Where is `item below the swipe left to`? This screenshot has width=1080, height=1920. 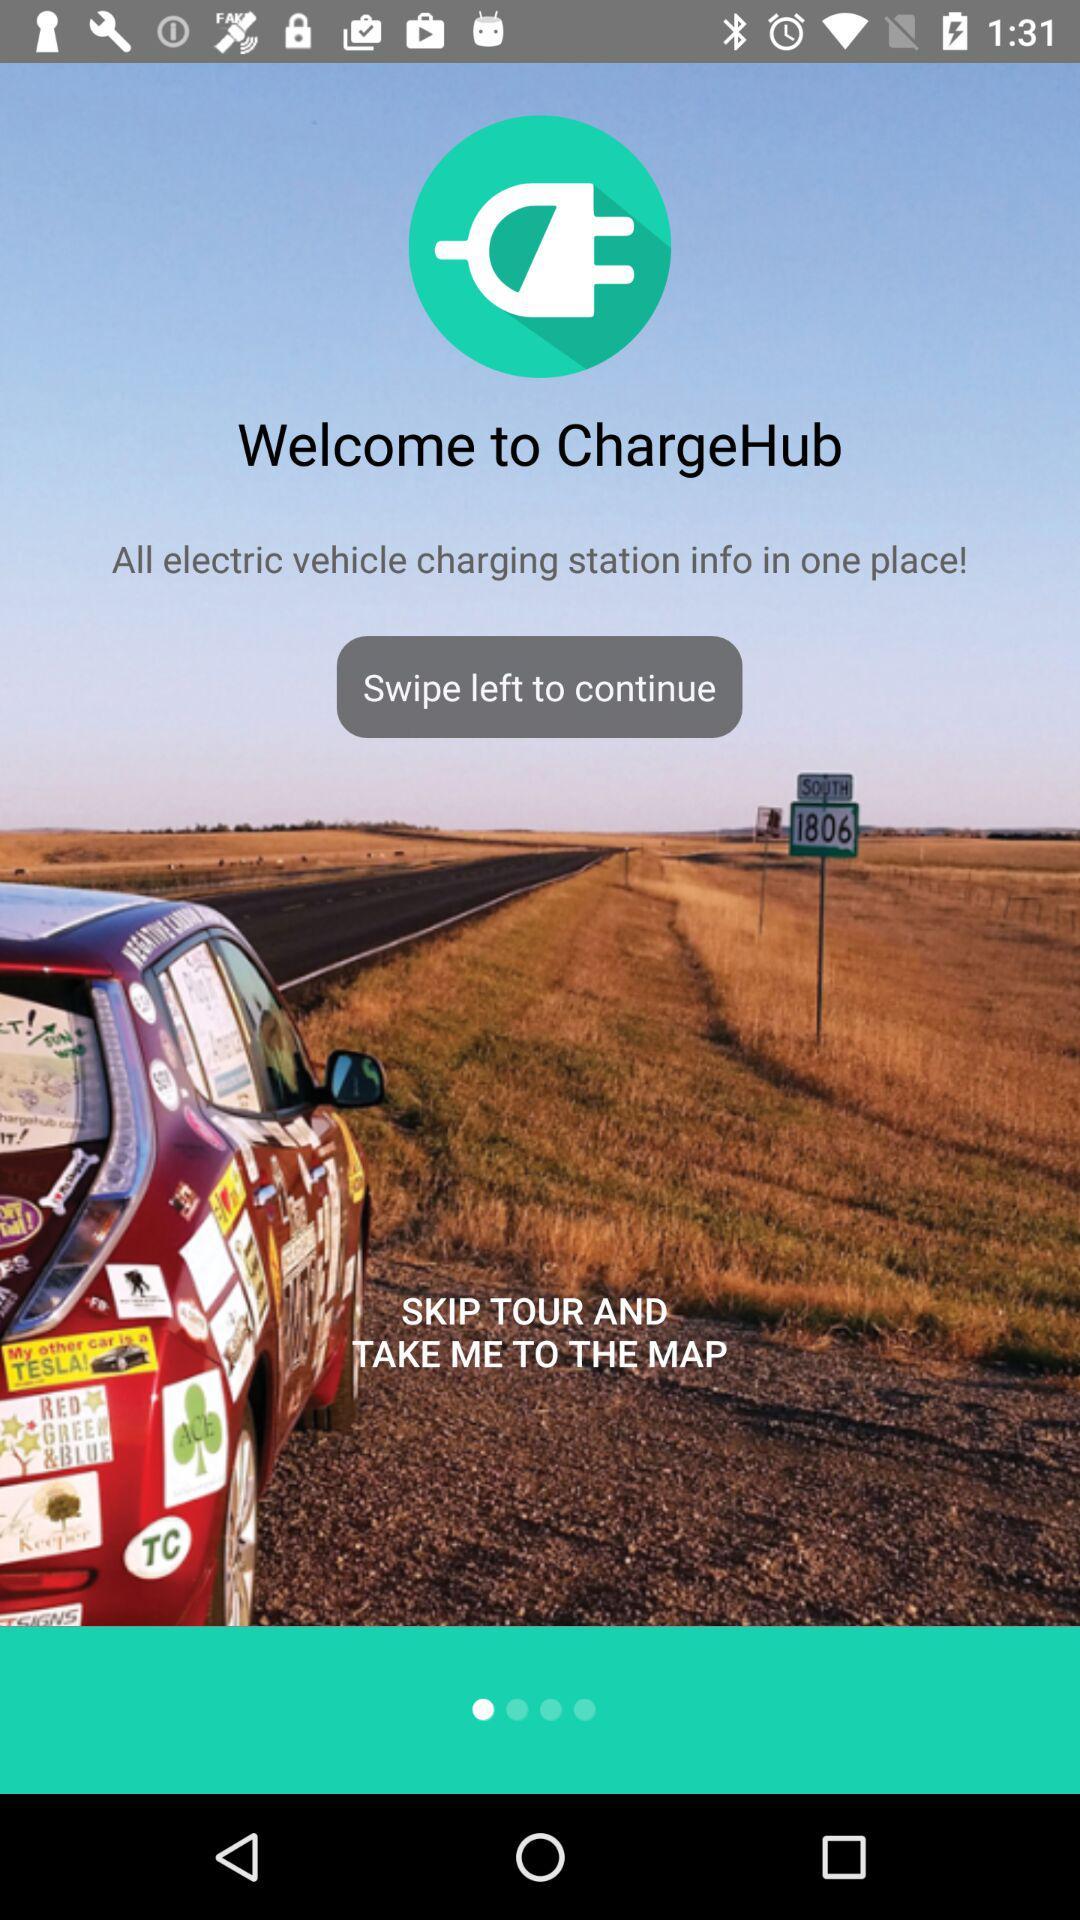 item below the swipe left to is located at coordinates (538, 1331).